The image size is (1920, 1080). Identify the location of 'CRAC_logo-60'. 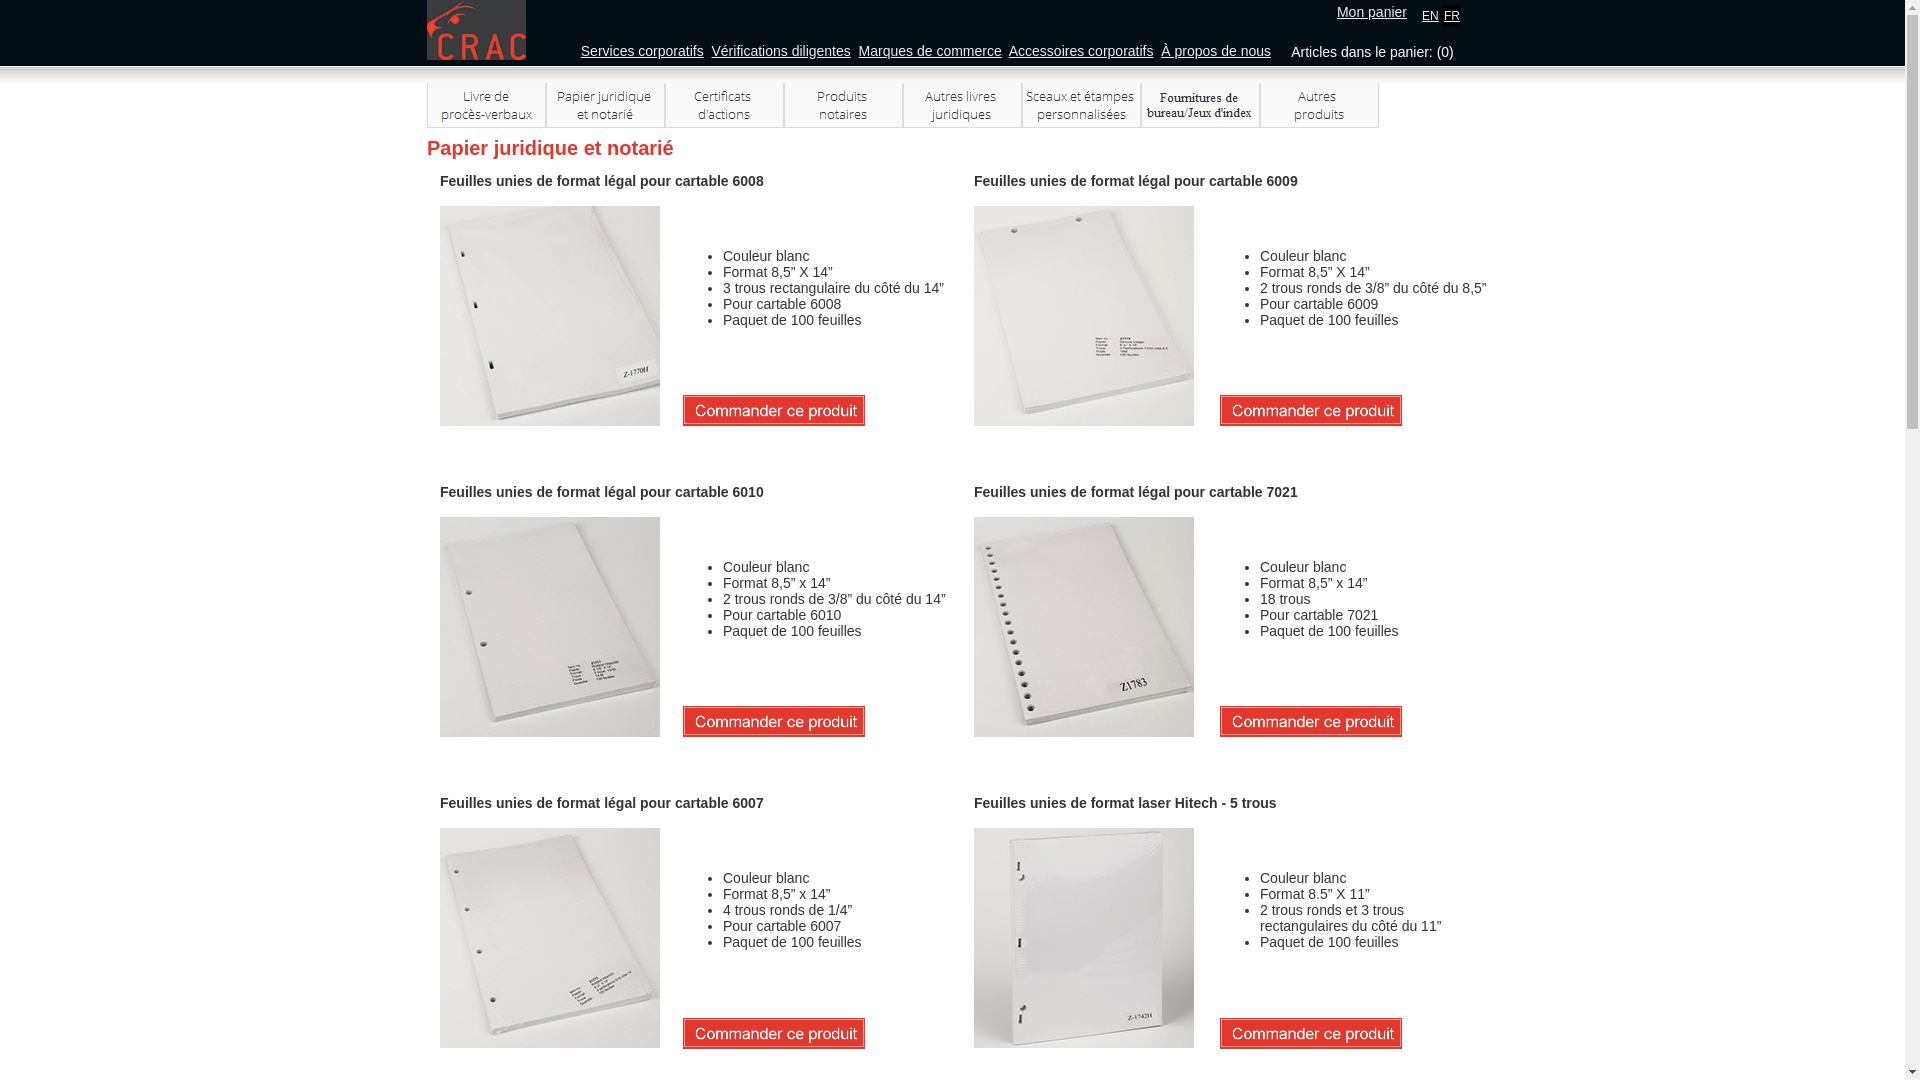
(475, 30).